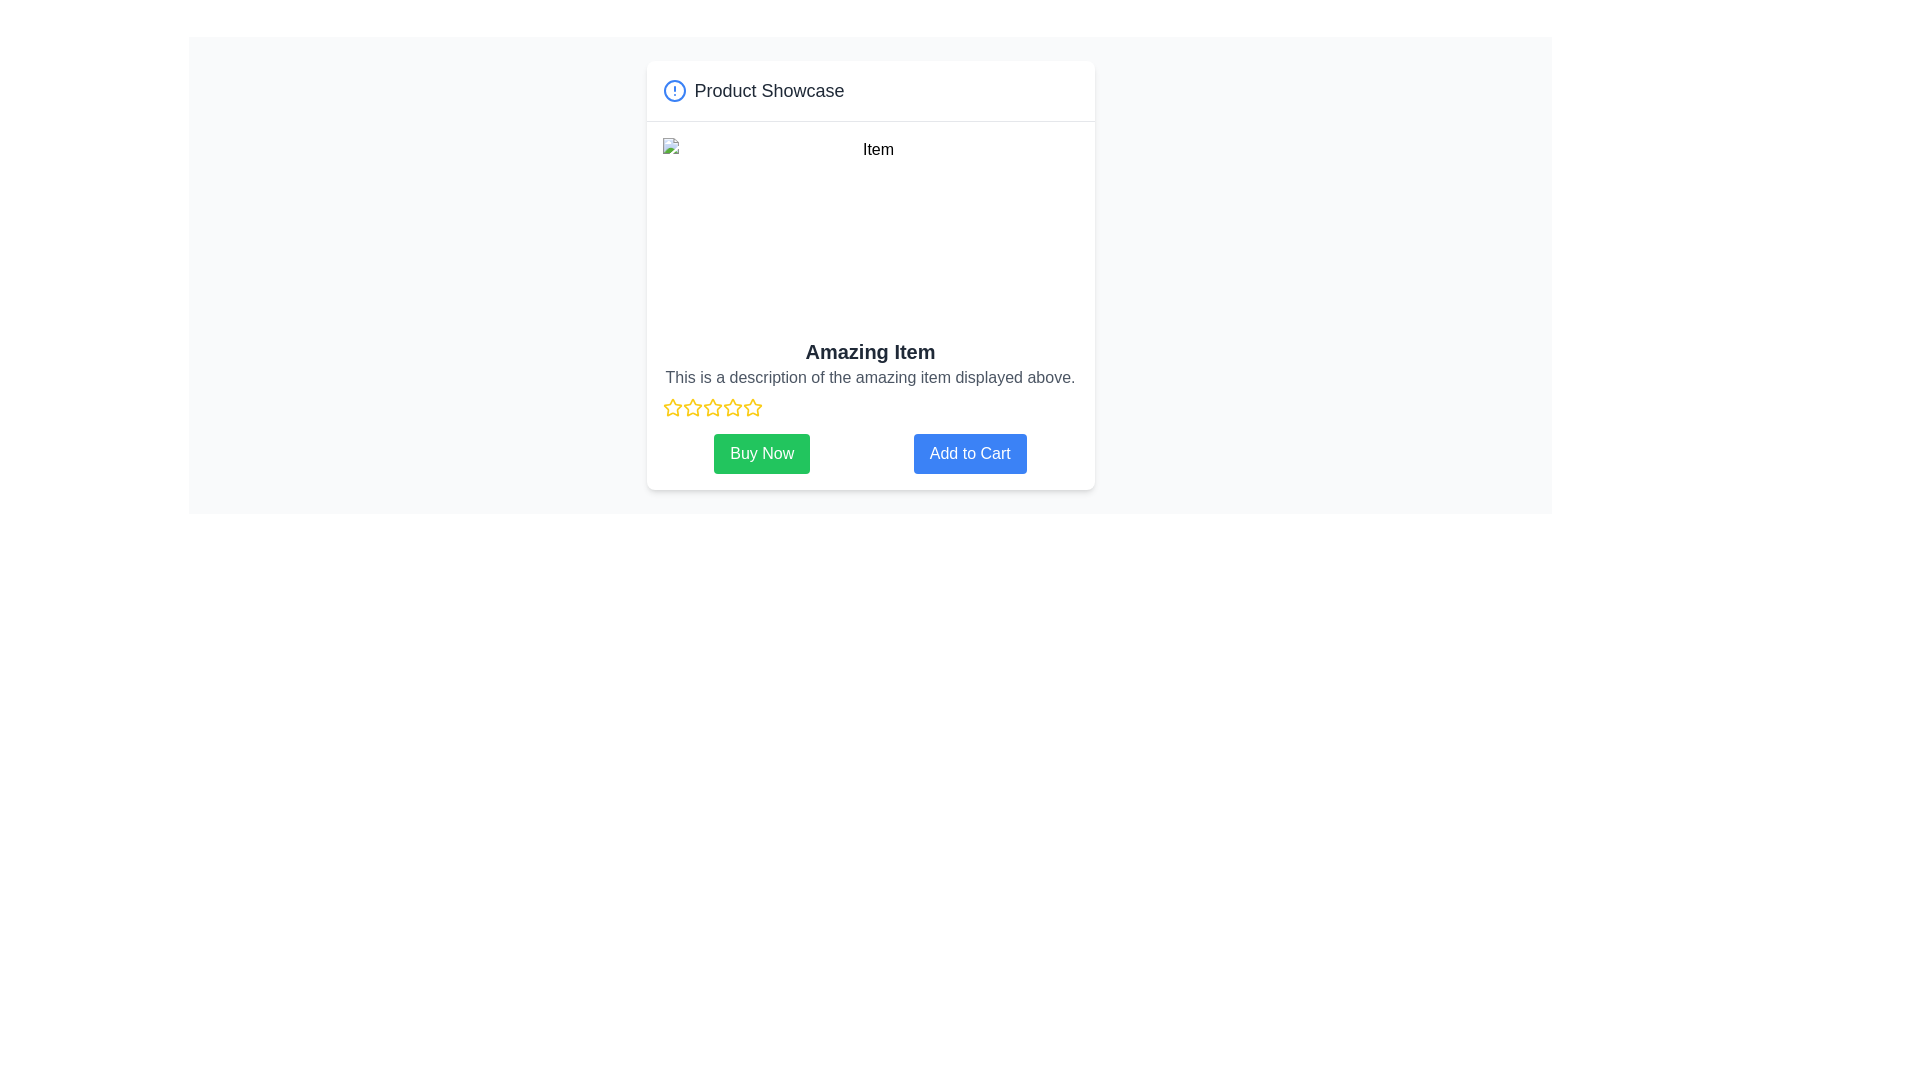 The height and width of the screenshot is (1080, 1920). Describe the element at coordinates (731, 406) in the screenshot. I see `the fourth star-shaped rating icon with a hollow center and yellow outline beneath the heading 'Amazing Item'` at that location.